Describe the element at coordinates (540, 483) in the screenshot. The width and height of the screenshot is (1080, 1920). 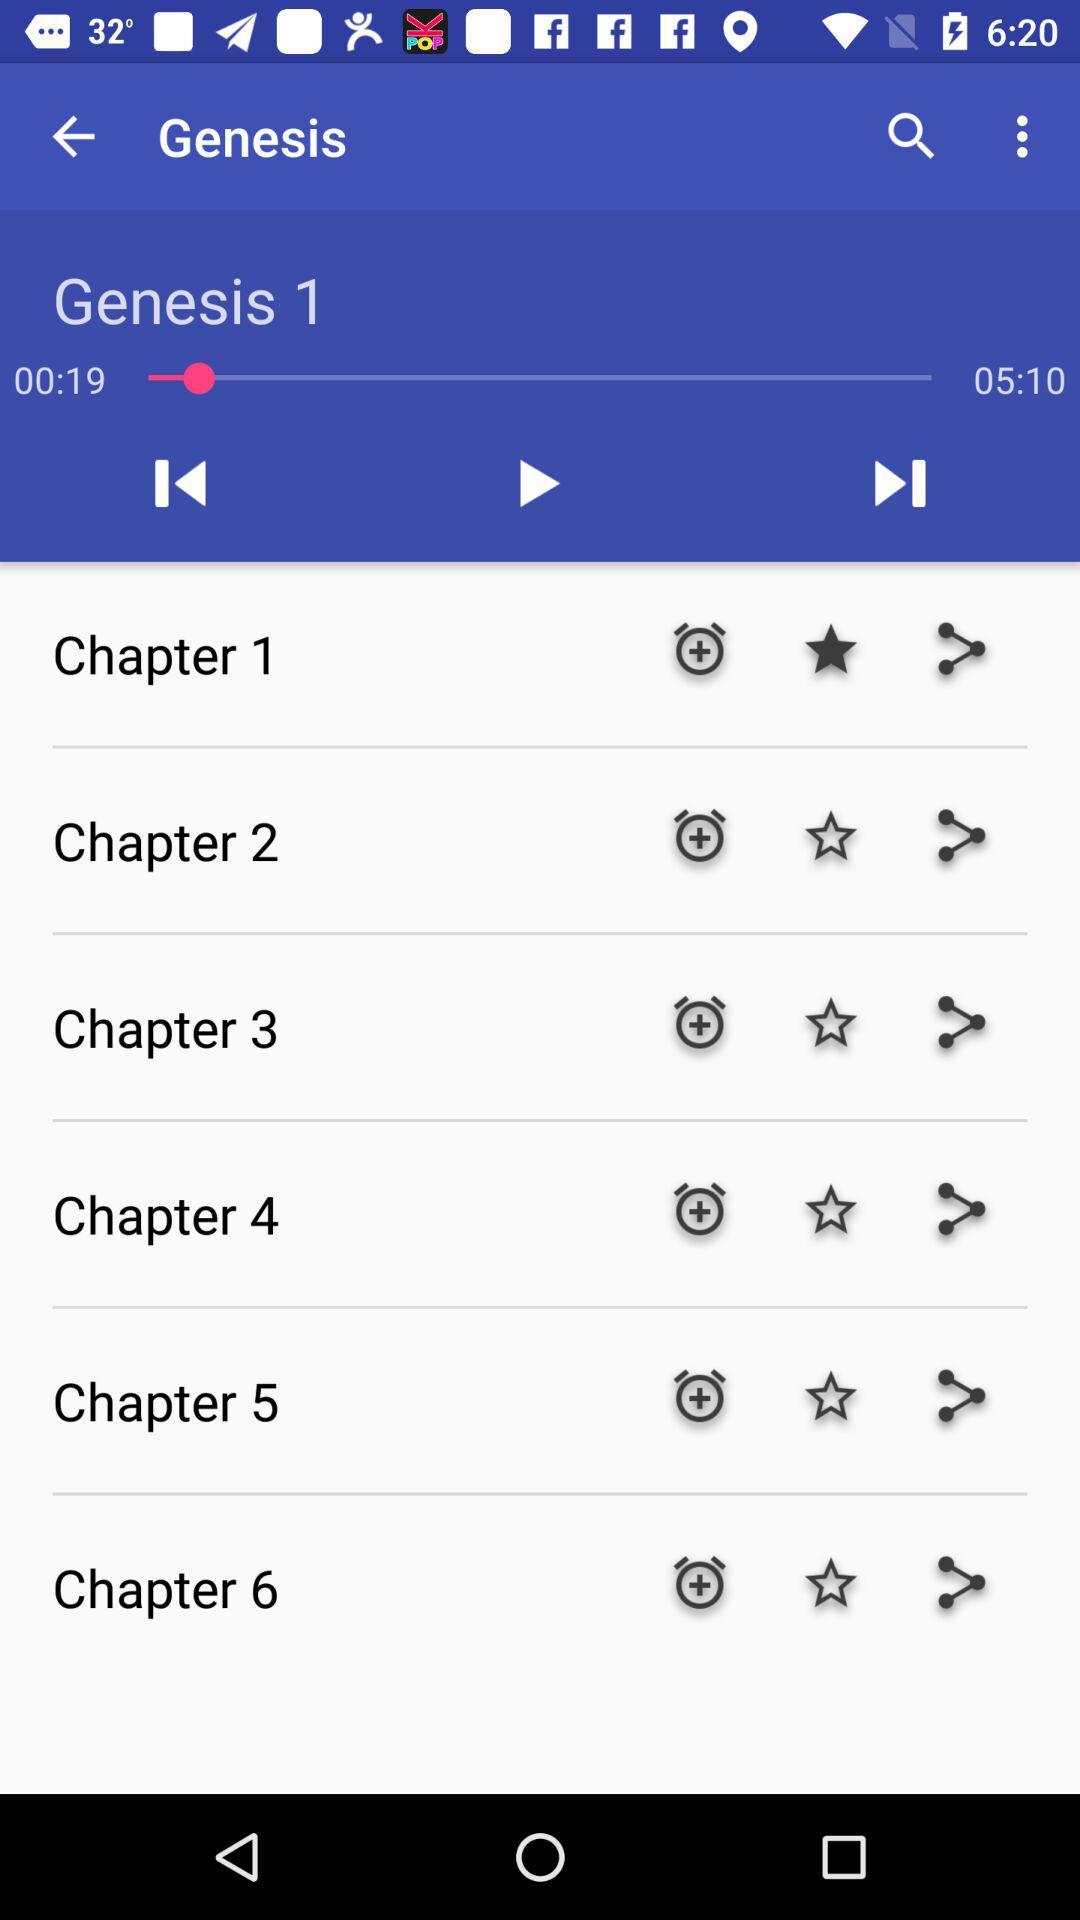
I see `the play icon` at that location.